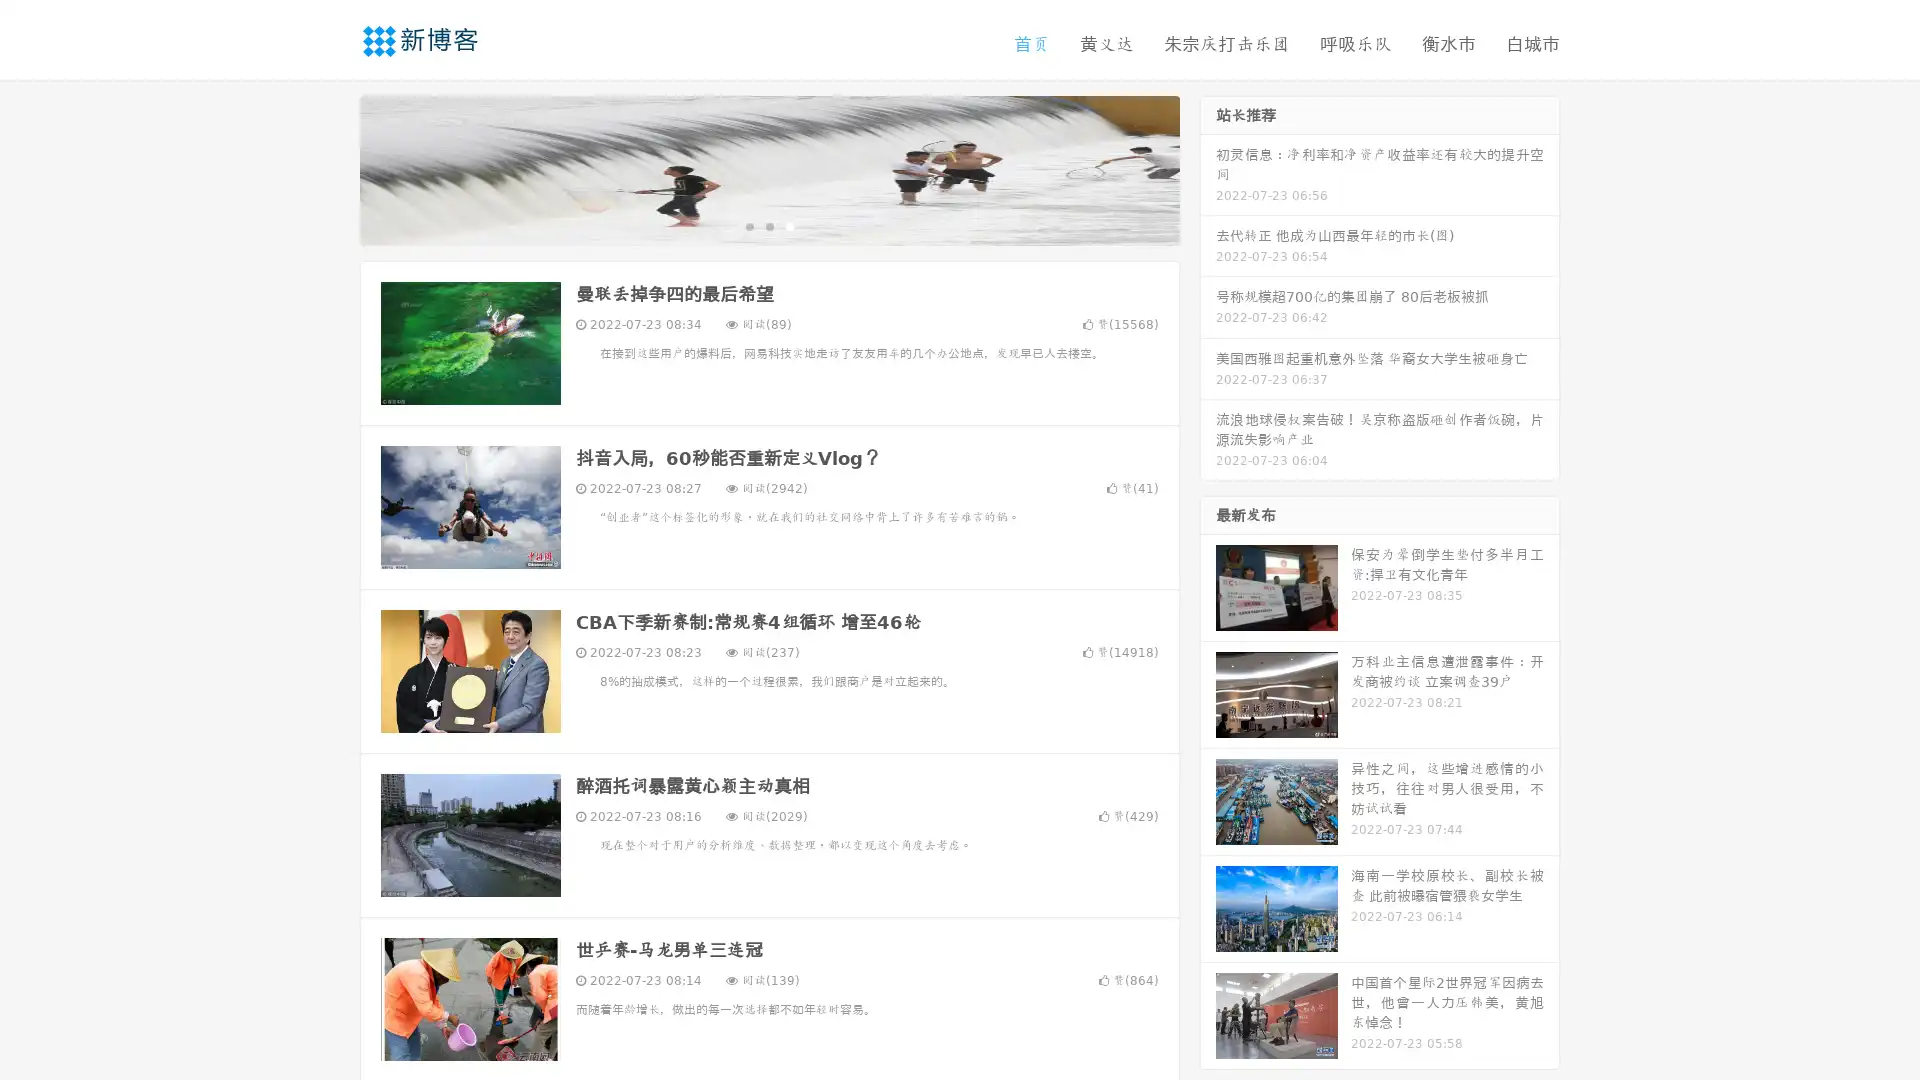 Image resolution: width=1920 pixels, height=1080 pixels. I want to click on Go to slide 2, so click(768, 225).